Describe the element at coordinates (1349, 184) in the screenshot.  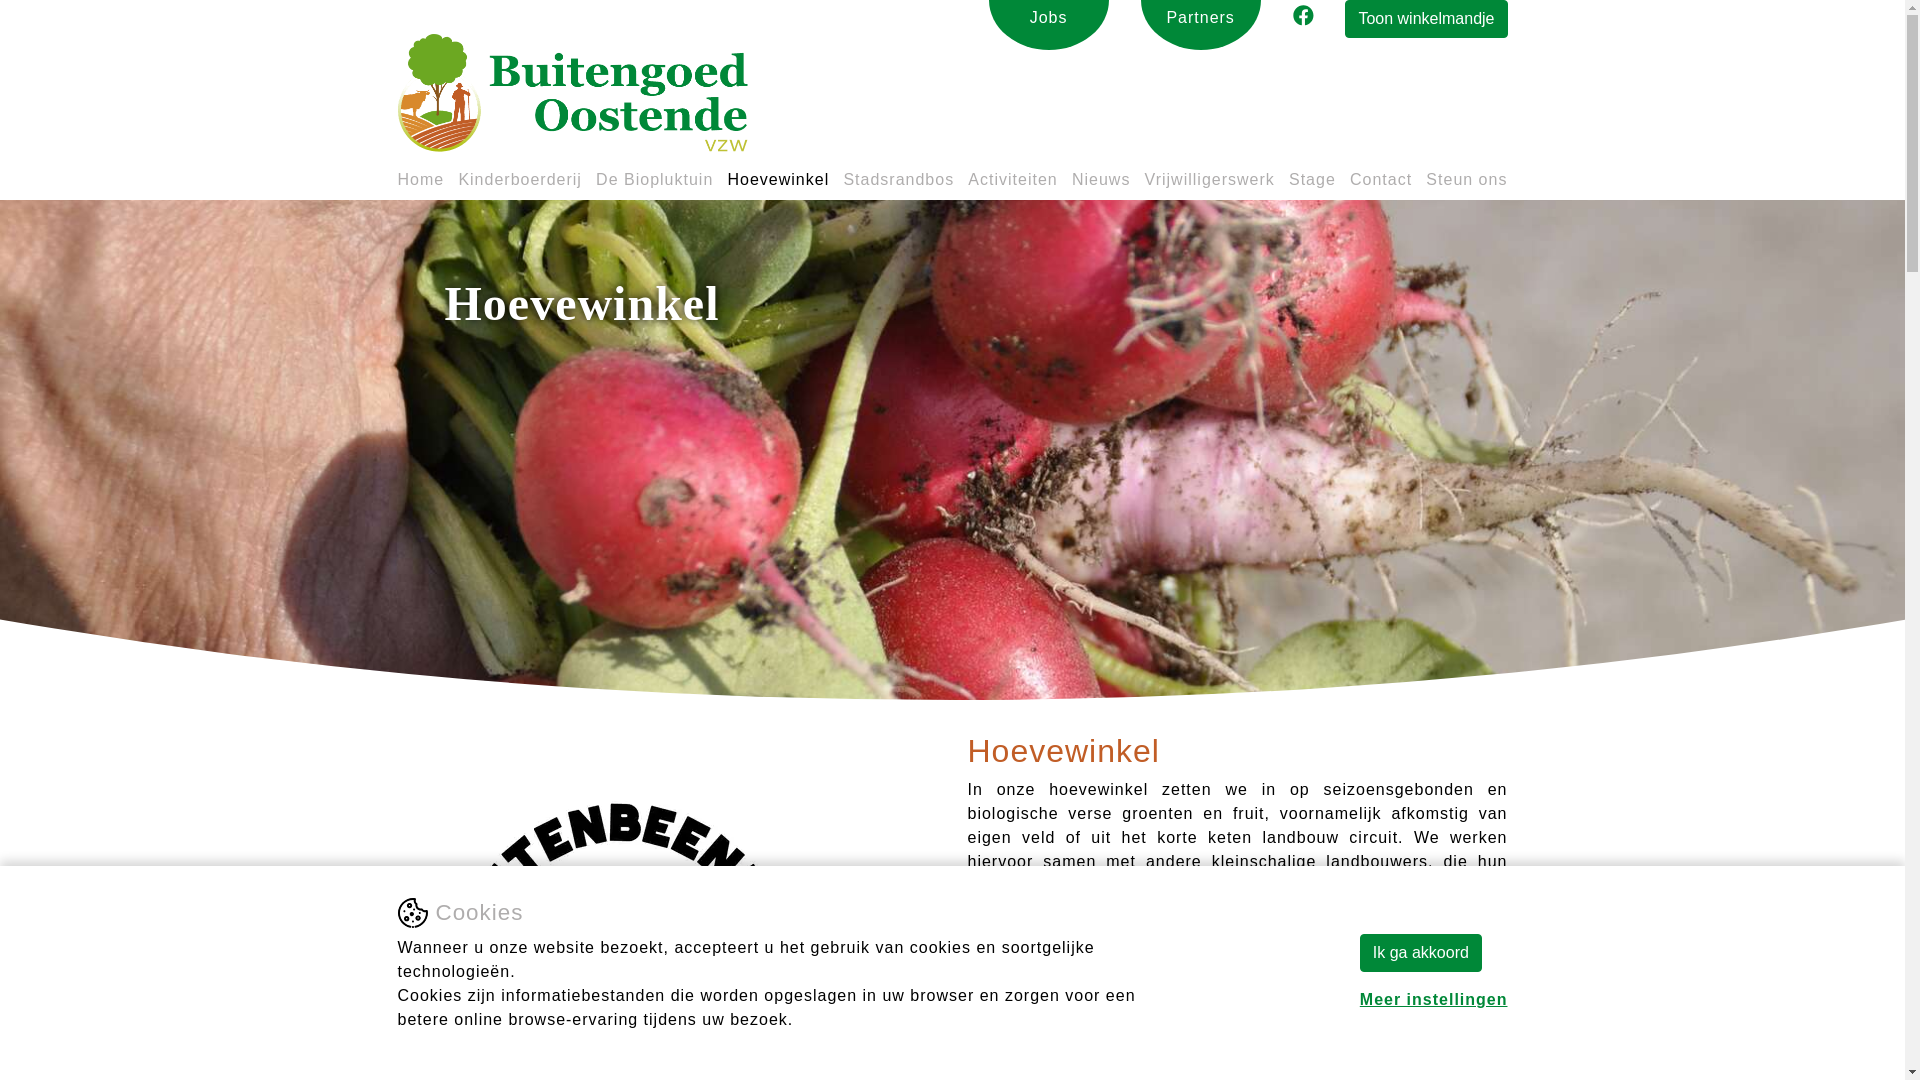
I see `'Contact'` at that location.